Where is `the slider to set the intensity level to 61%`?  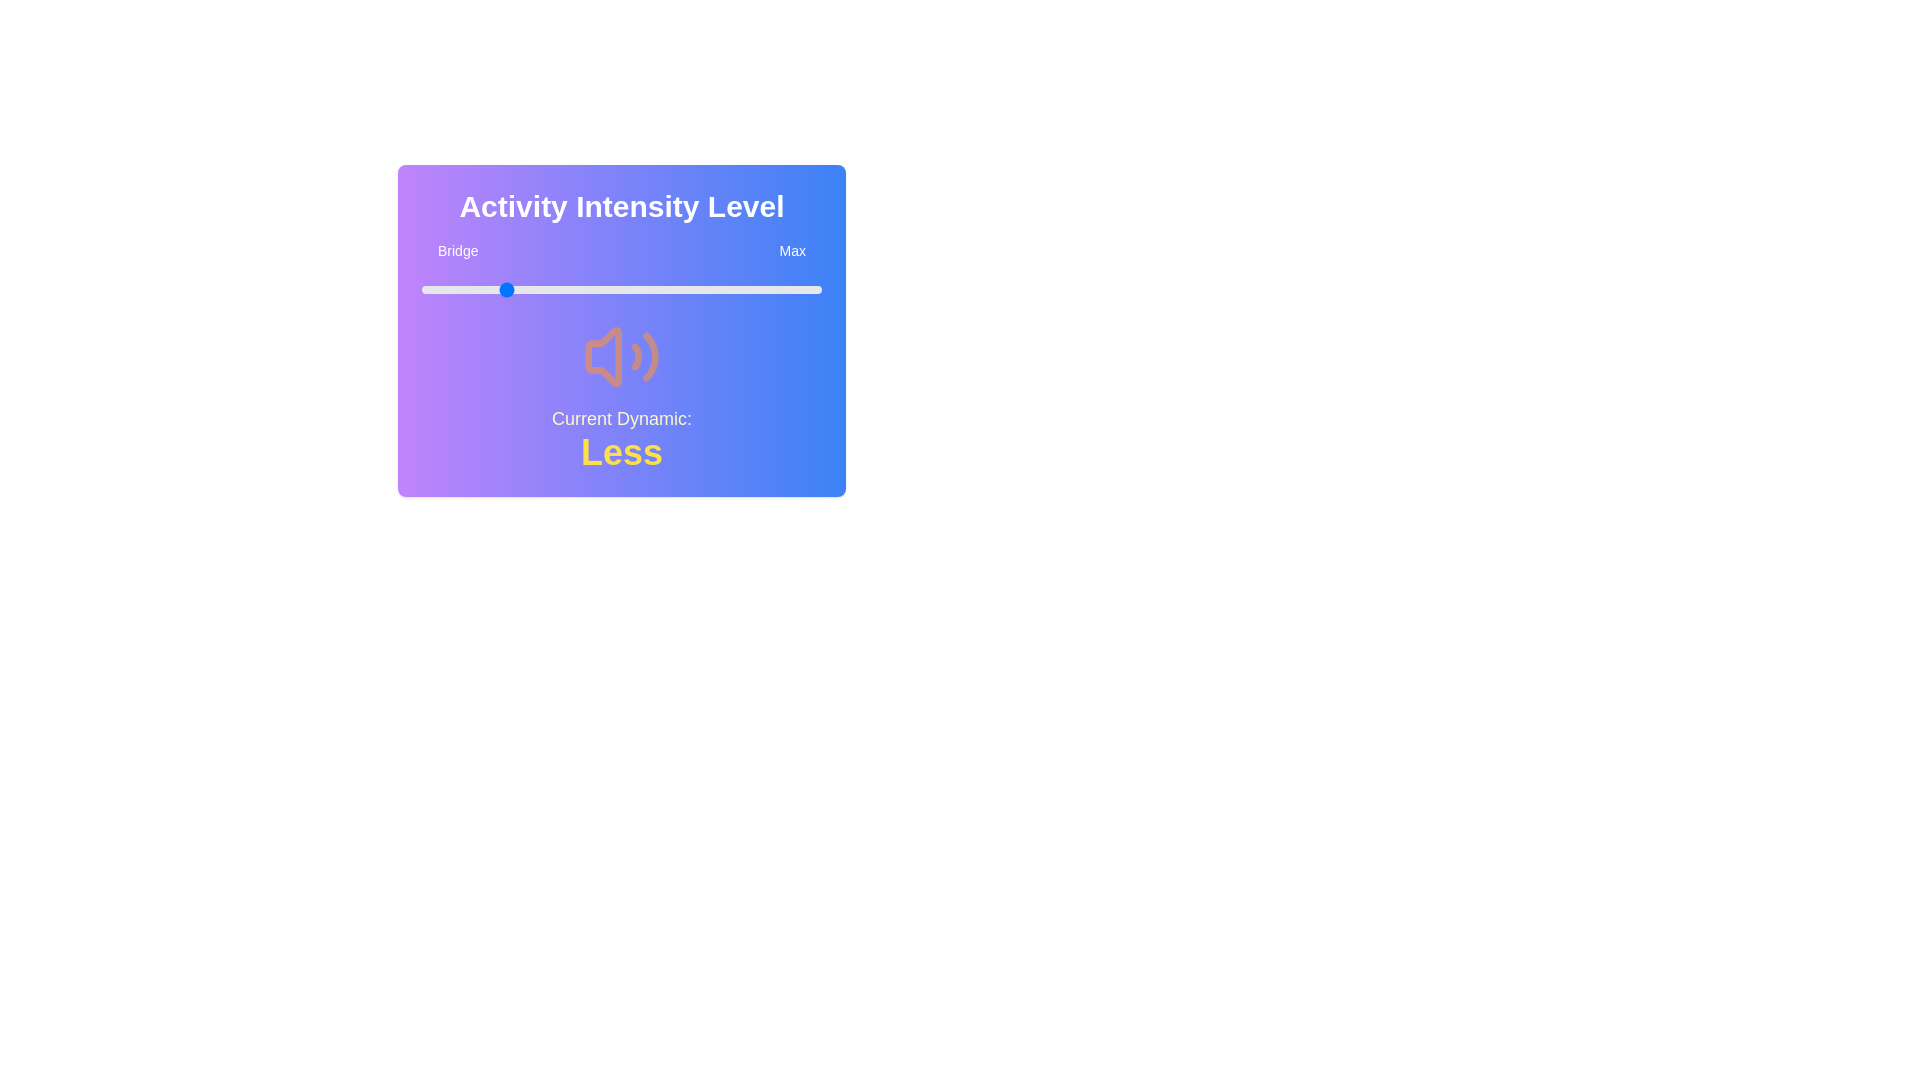 the slider to set the intensity level to 61% is located at coordinates (666, 289).